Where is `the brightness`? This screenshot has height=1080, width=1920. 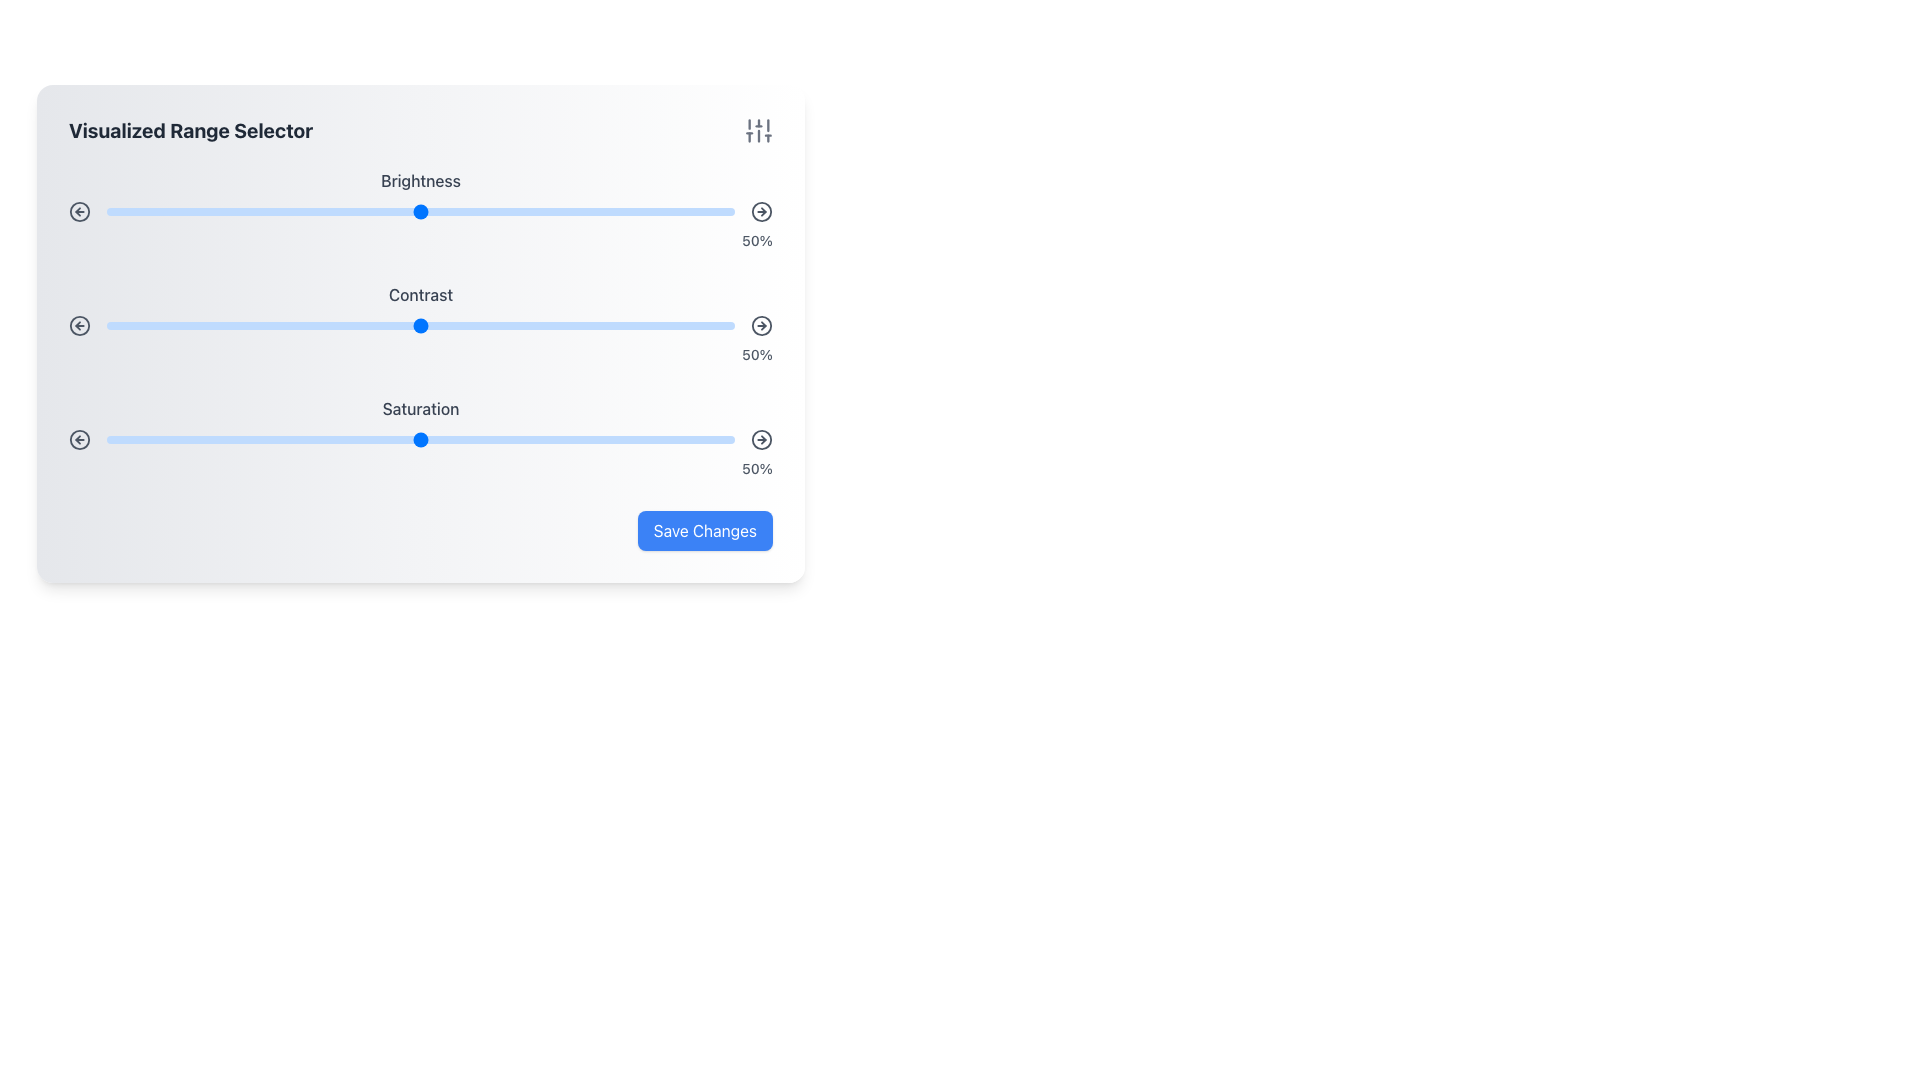
the brightness is located at coordinates (564, 212).